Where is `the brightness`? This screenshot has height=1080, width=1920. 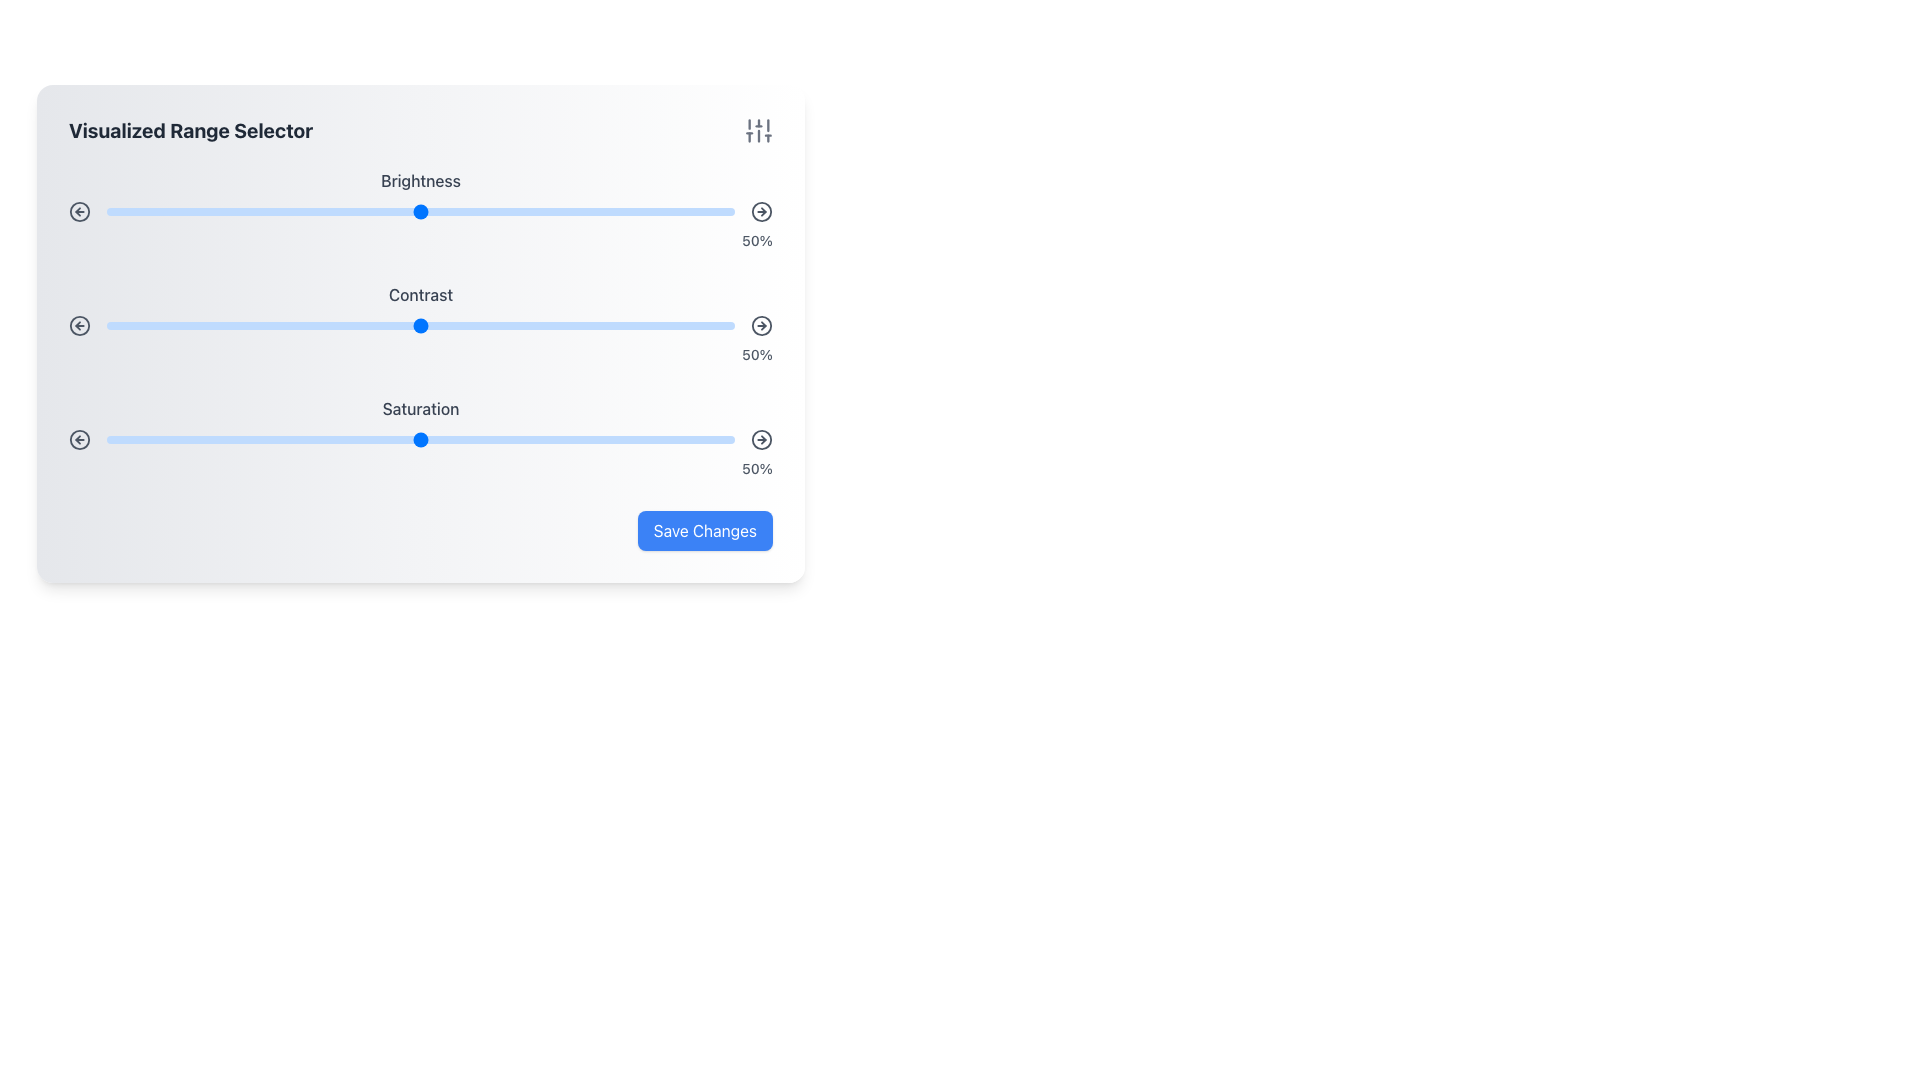
the brightness is located at coordinates (564, 212).